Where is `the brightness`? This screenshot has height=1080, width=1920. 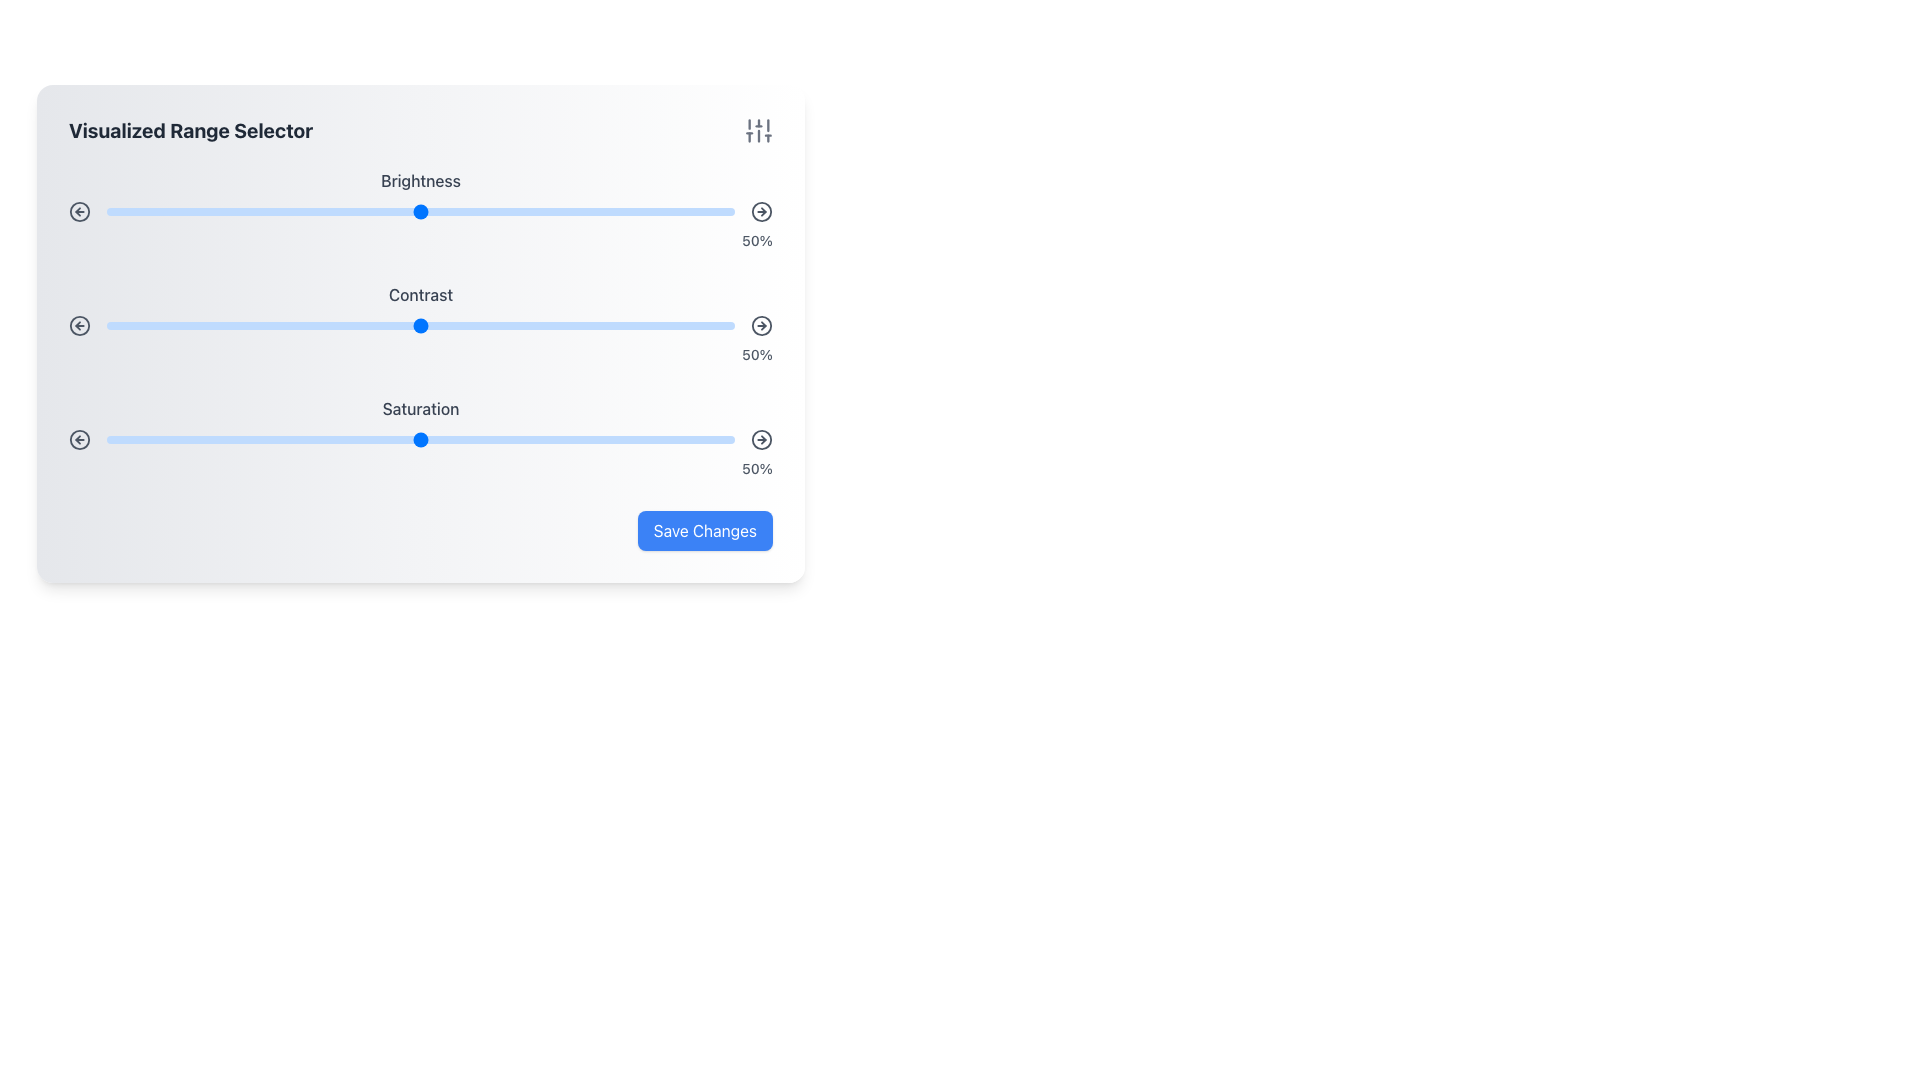
the brightness is located at coordinates (564, 212).